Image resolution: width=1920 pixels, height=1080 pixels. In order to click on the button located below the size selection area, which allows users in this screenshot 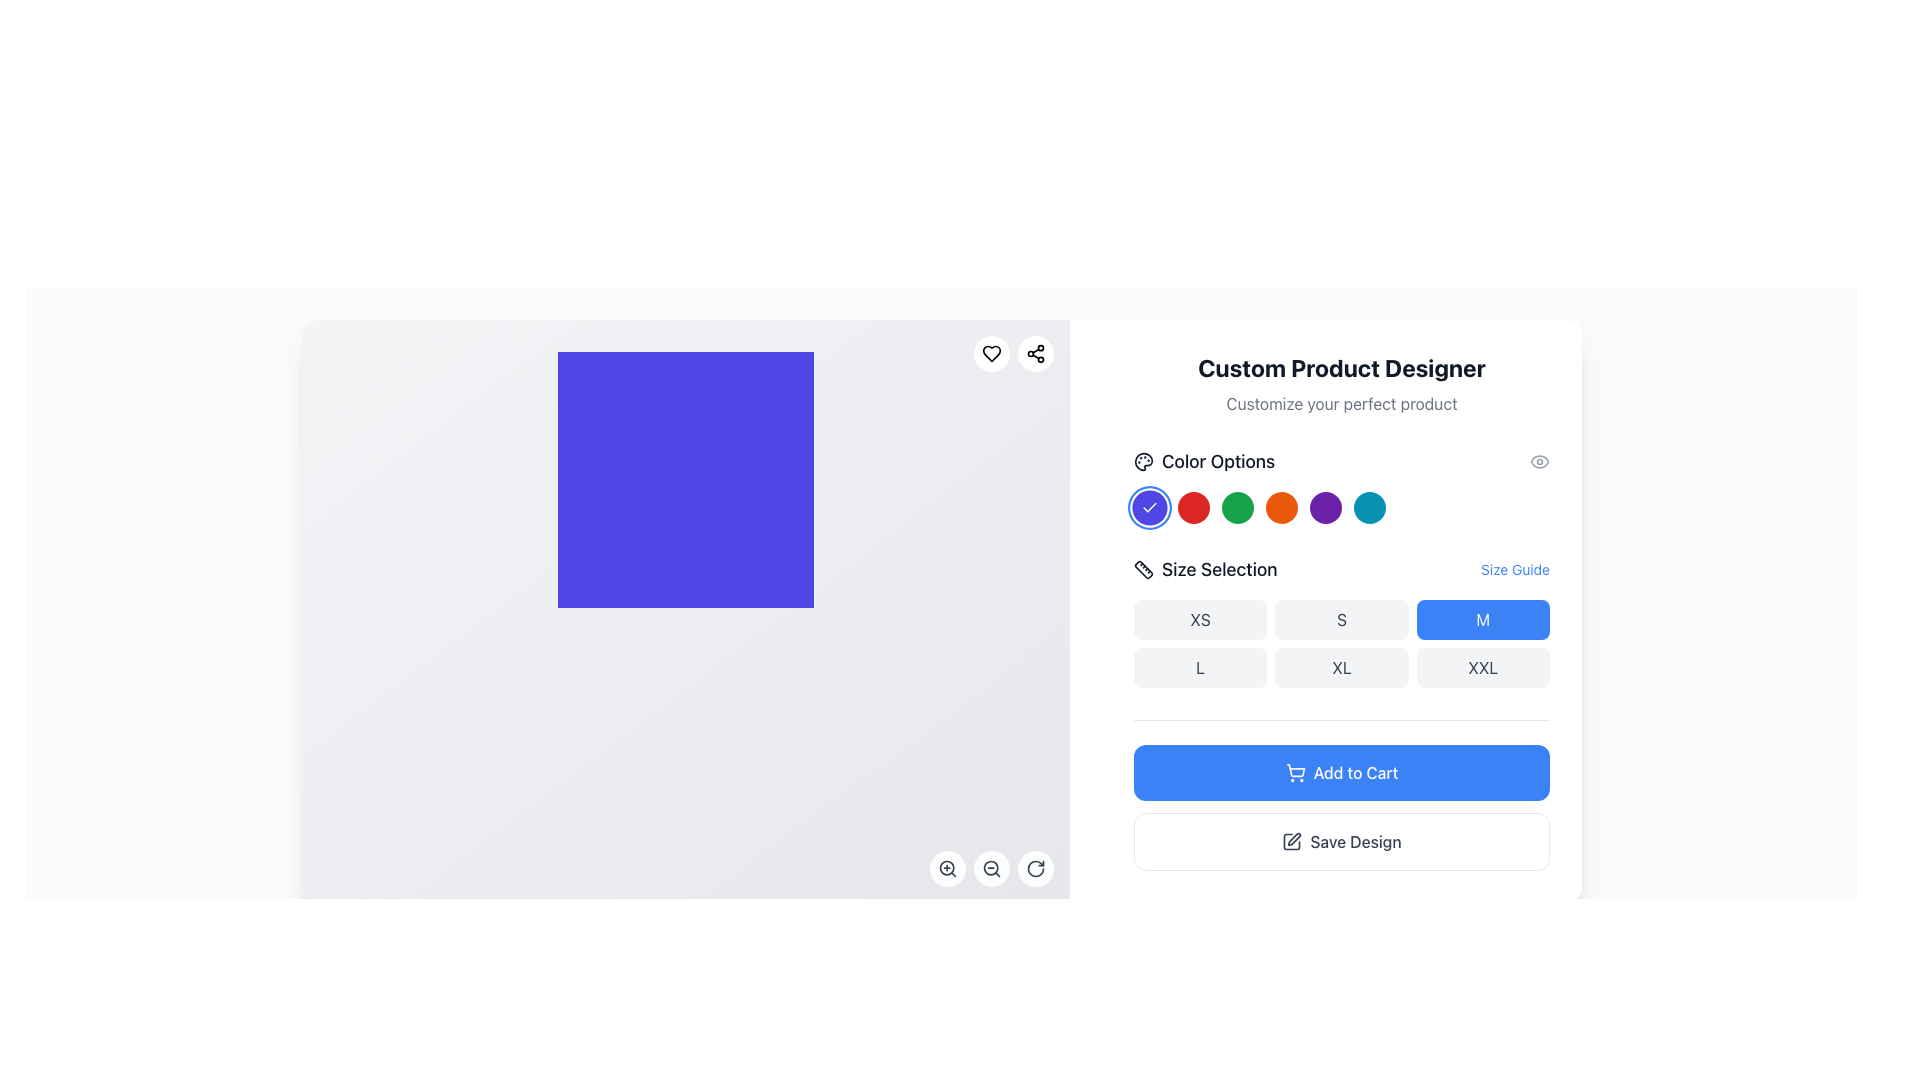, I will do `click(1342, 771)`.